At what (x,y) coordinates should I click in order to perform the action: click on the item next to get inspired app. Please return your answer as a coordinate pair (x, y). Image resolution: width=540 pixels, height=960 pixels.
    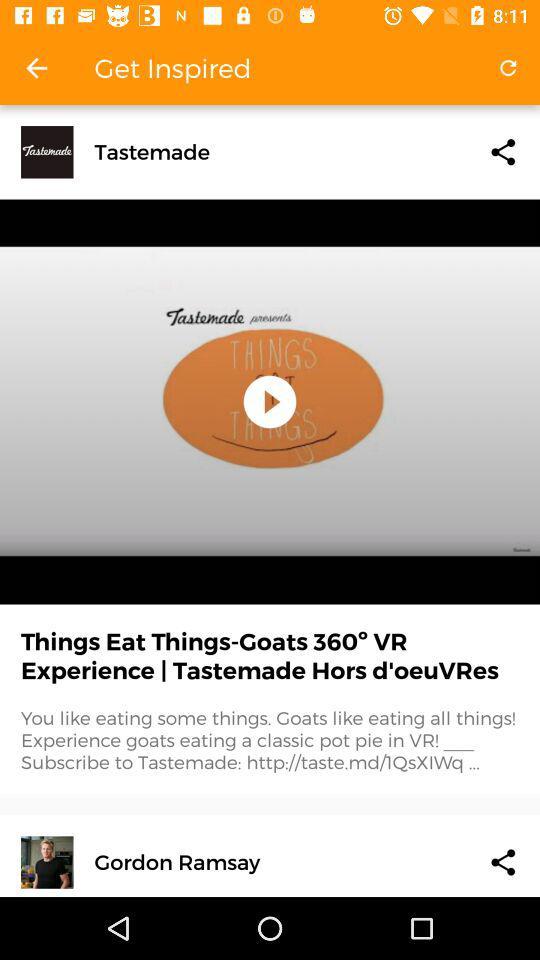
    Looking at the image, I should click on (36, 68).